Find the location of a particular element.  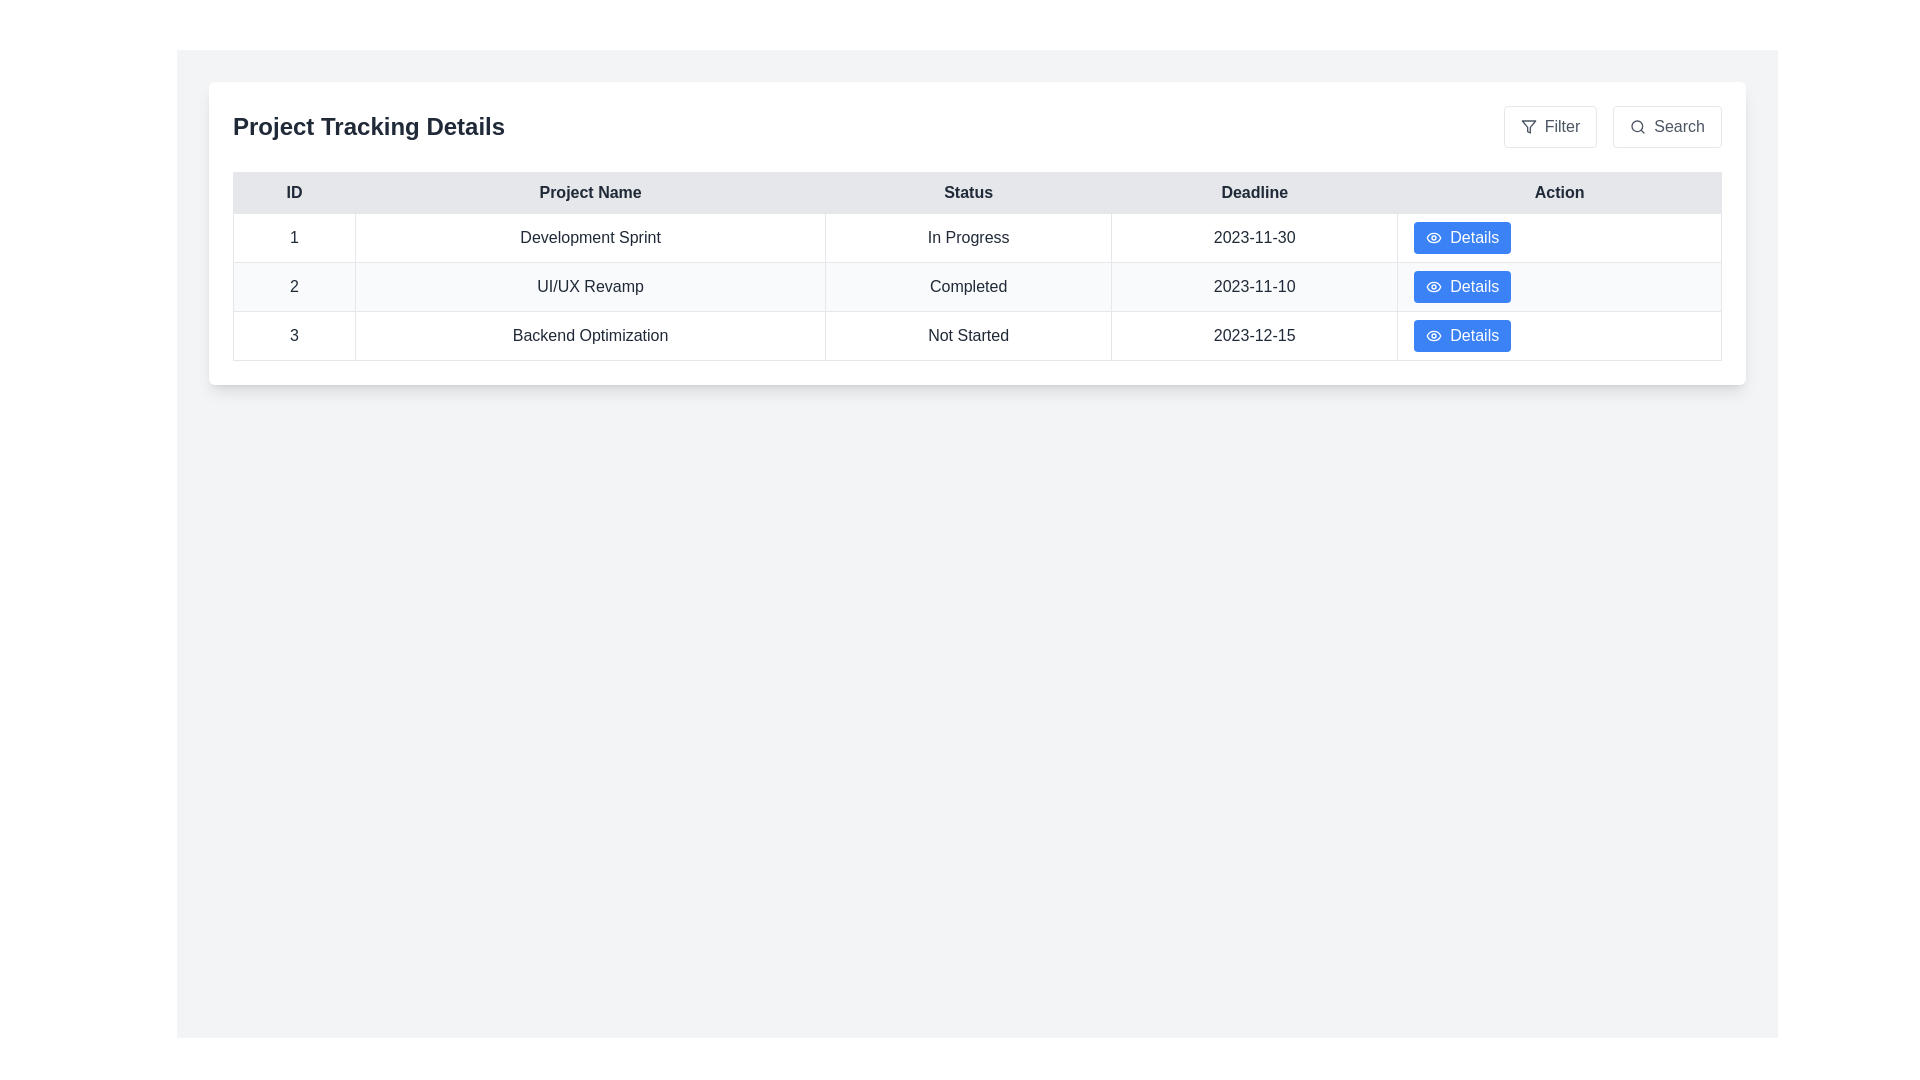

the text-based label indicating the current status of the project, which is 'Development Sprint', located in the third cell of the row labeled 'Development Sprint' under the 'Status' column is located at coordinates (968, 237).